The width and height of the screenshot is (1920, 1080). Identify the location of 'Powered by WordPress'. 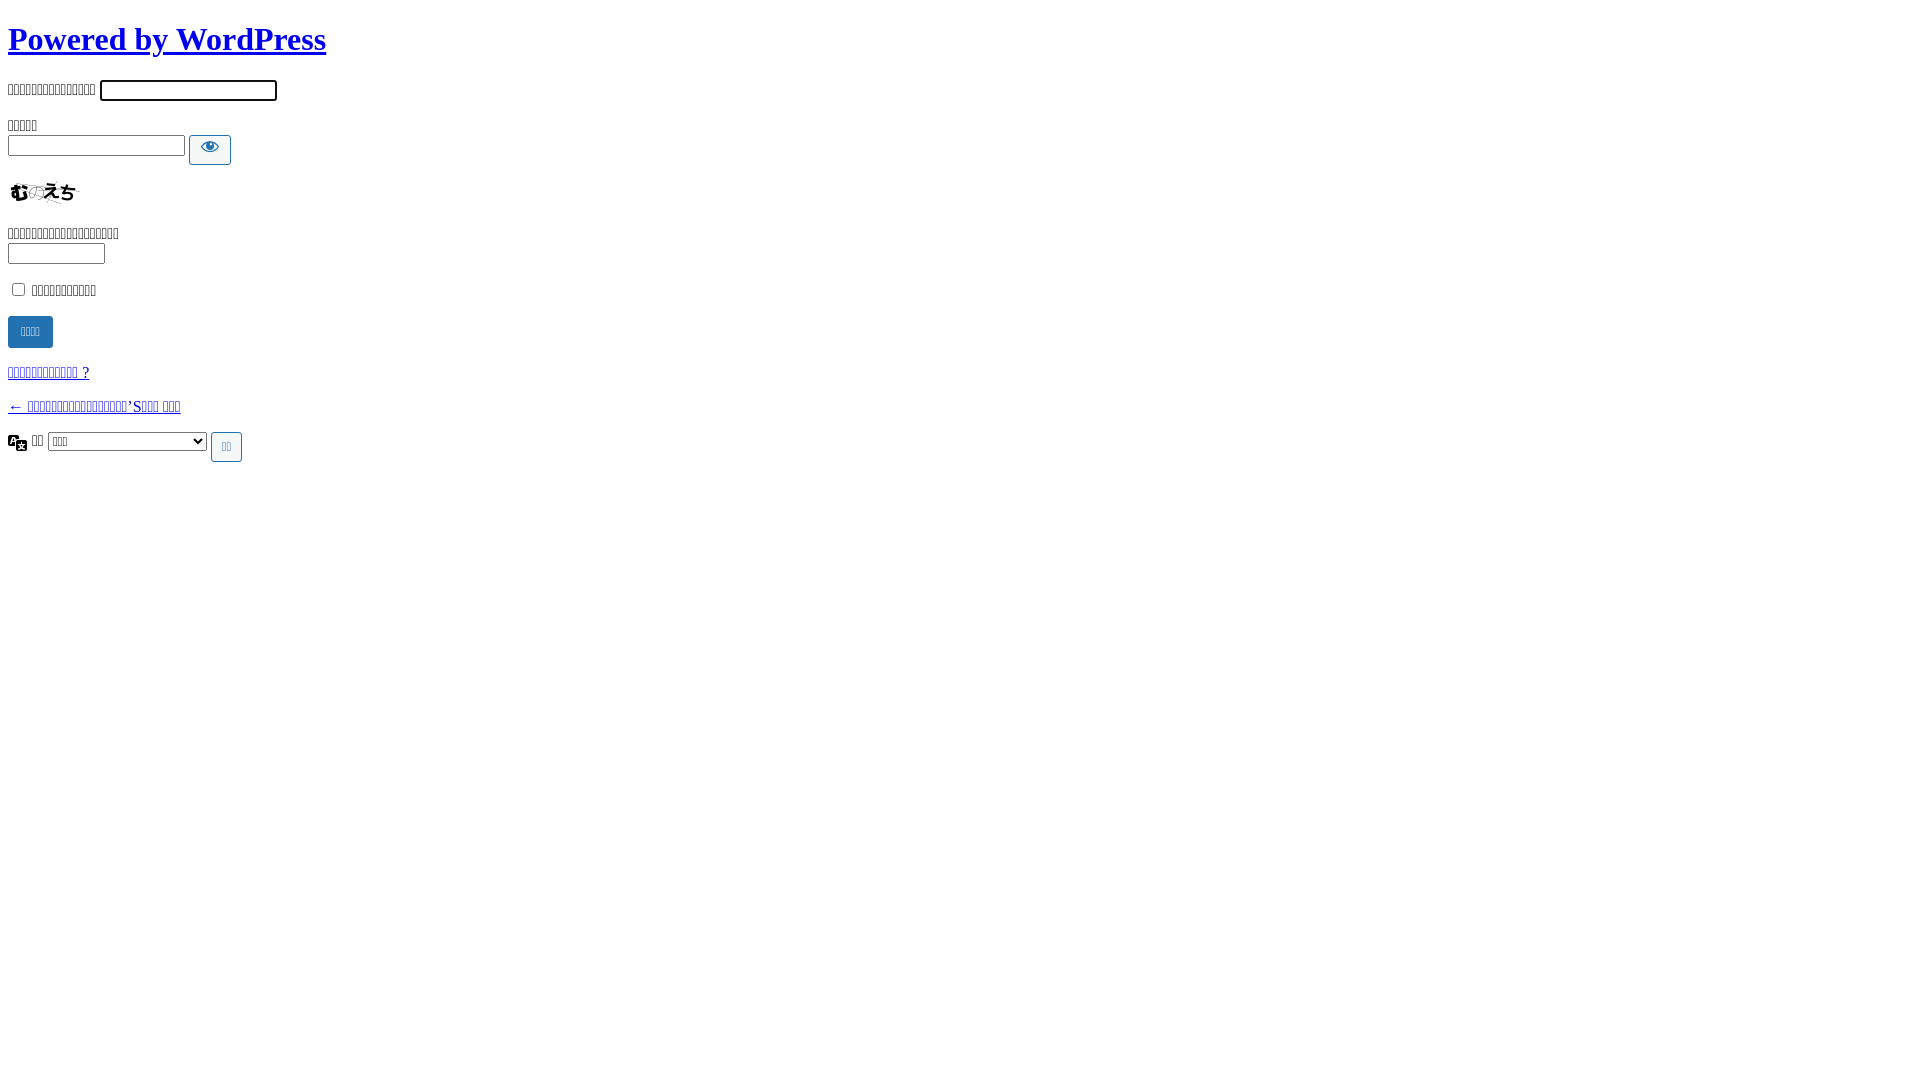
(167, 38).